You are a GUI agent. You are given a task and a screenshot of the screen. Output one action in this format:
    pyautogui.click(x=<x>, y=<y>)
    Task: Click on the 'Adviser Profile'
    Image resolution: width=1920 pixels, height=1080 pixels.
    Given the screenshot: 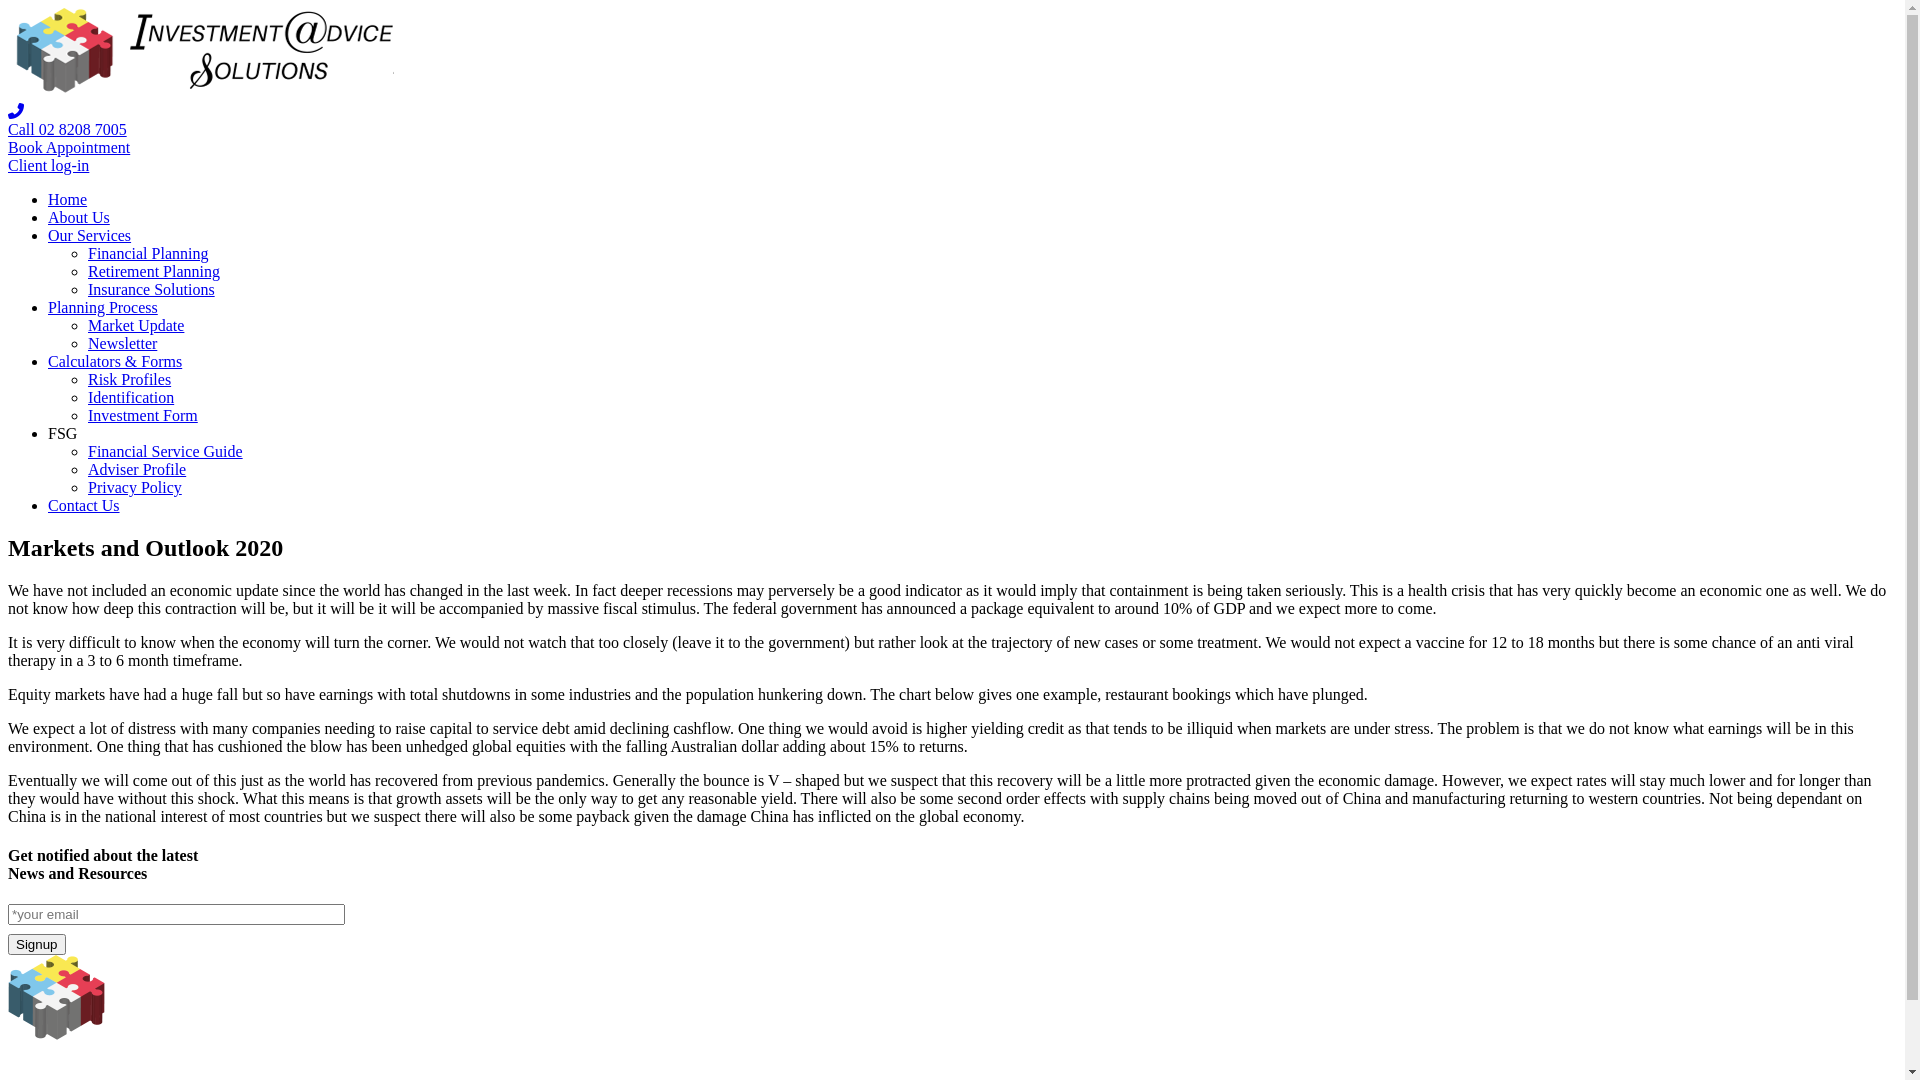 What is the action you would take?
    pyautogui.click(x=136, y=469)
    